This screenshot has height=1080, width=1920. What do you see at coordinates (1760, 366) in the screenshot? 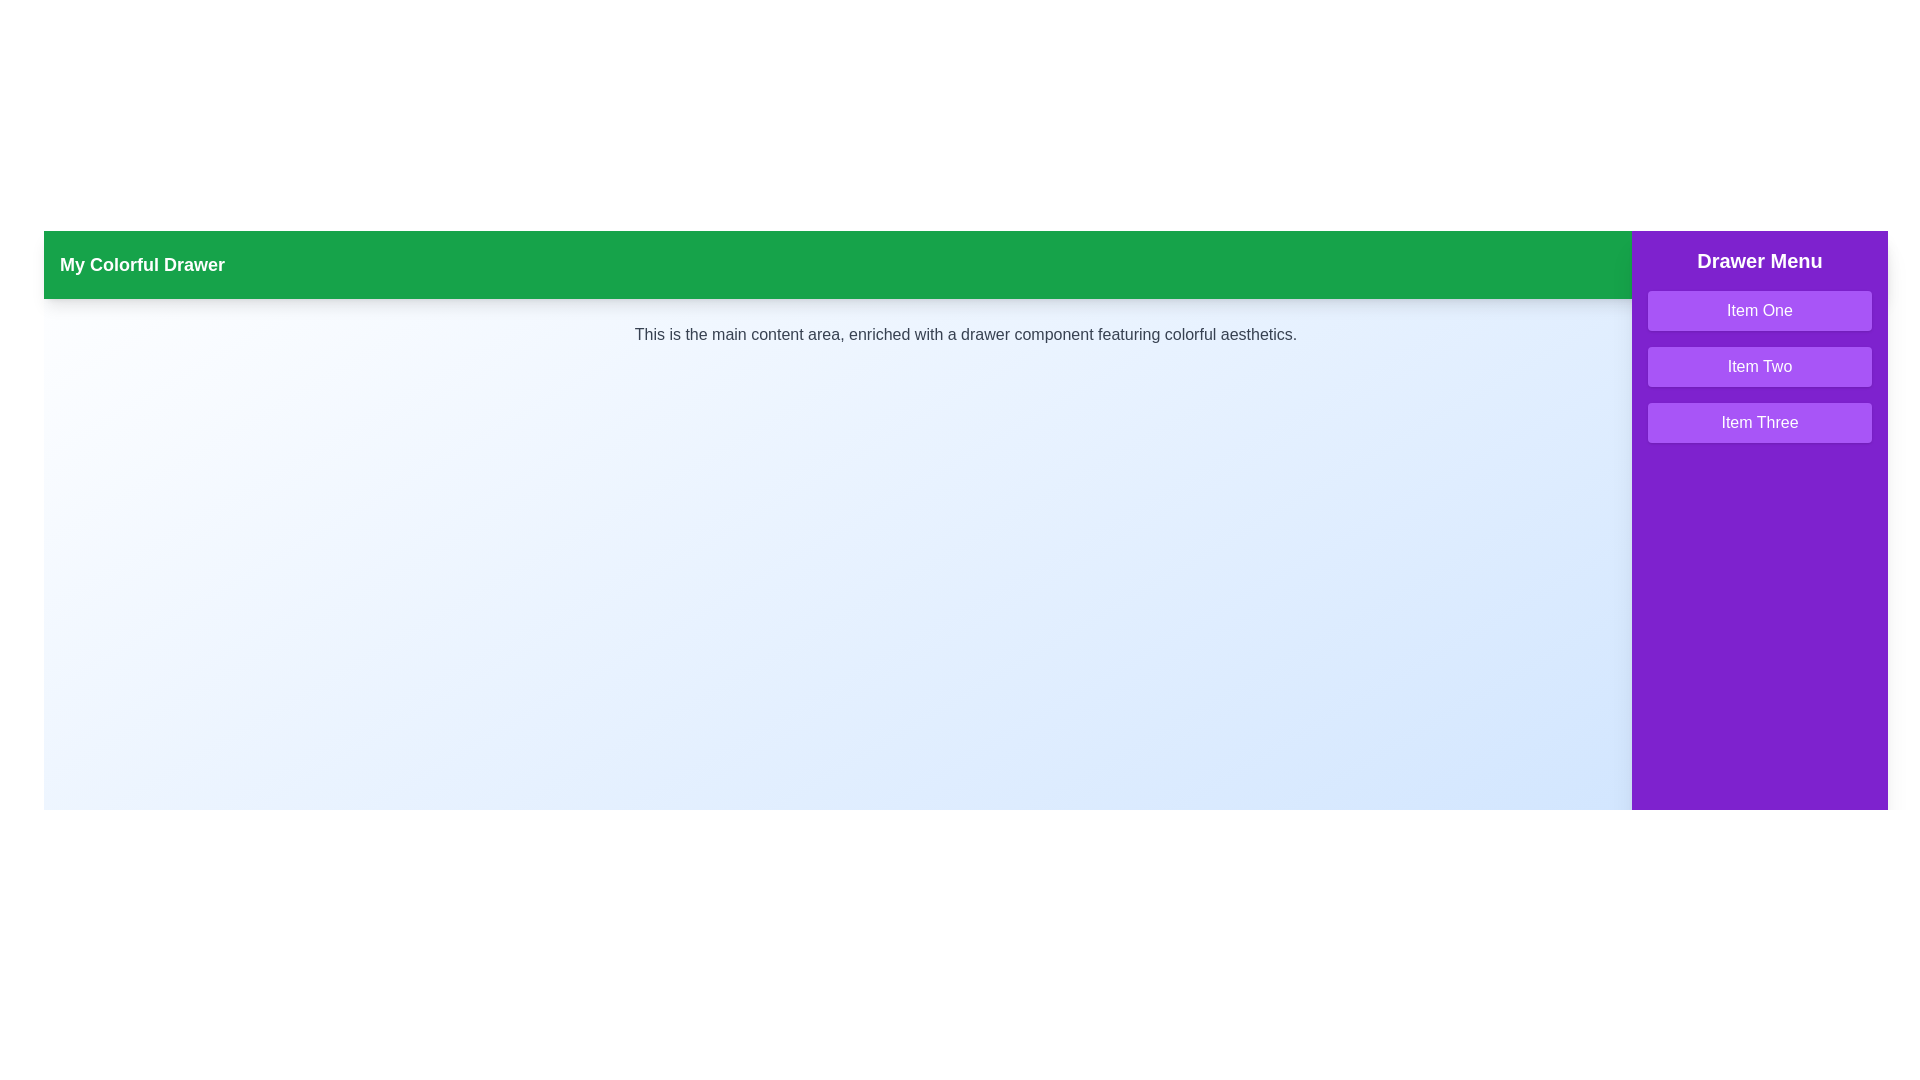
I see `the rectangular button with a purple background and white text labeled 'Item Two'` at bounding box center [1760, 366].